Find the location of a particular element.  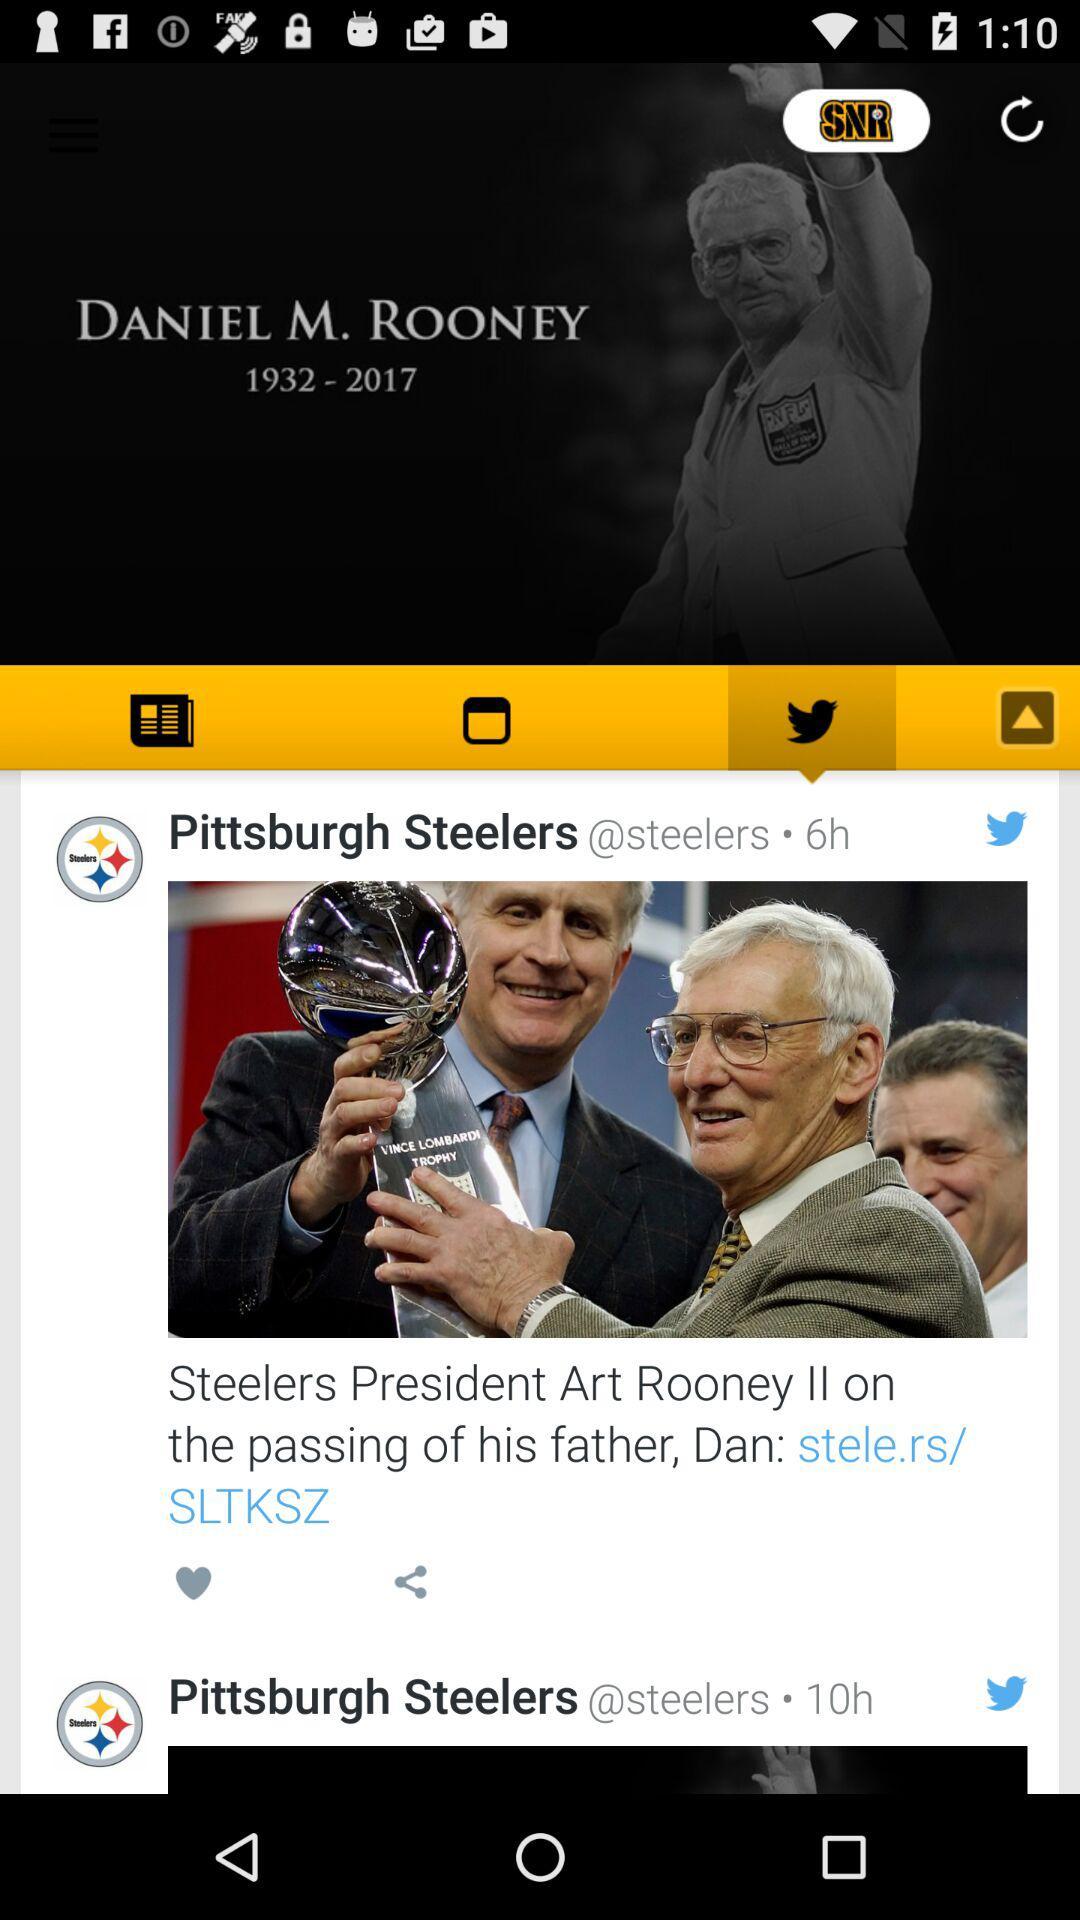

item next to the @steelers item is located at coordinates (810, 832).